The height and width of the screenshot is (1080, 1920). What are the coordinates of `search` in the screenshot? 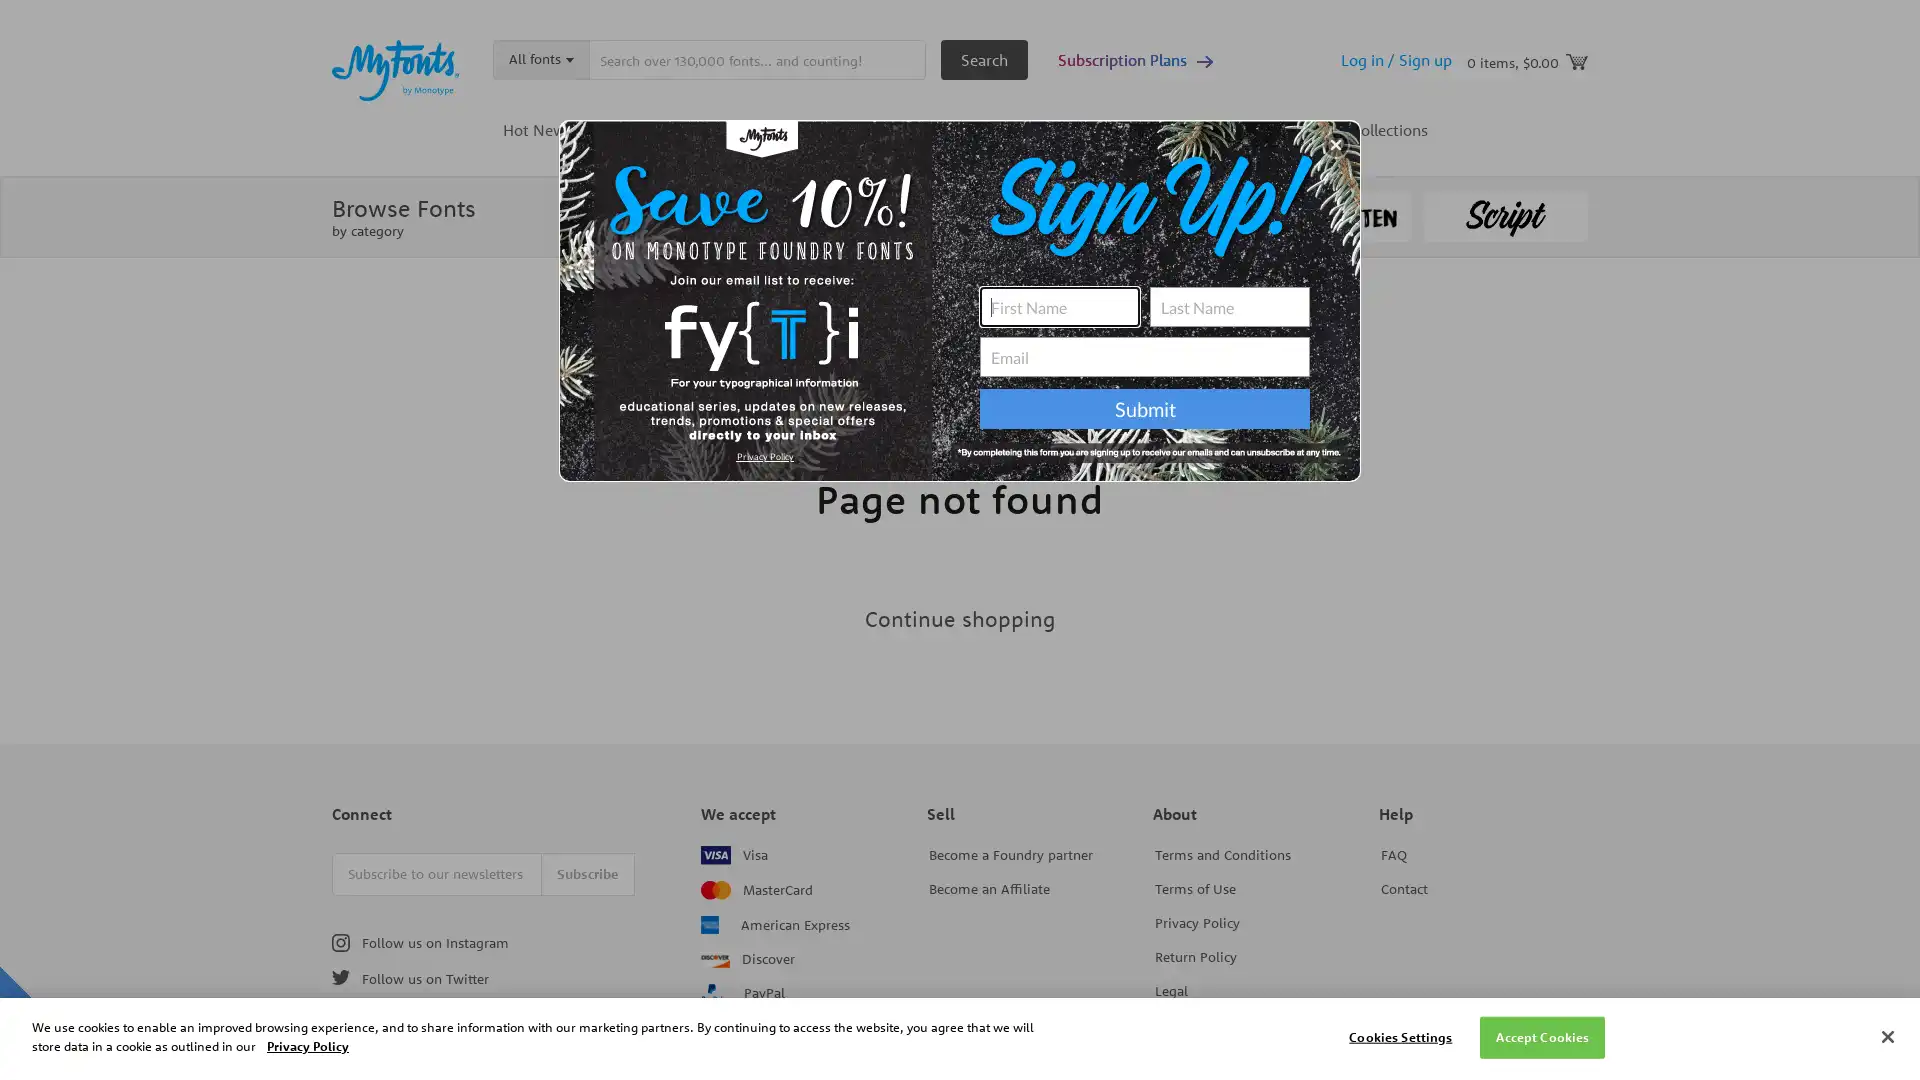 It's located at (984, 59).